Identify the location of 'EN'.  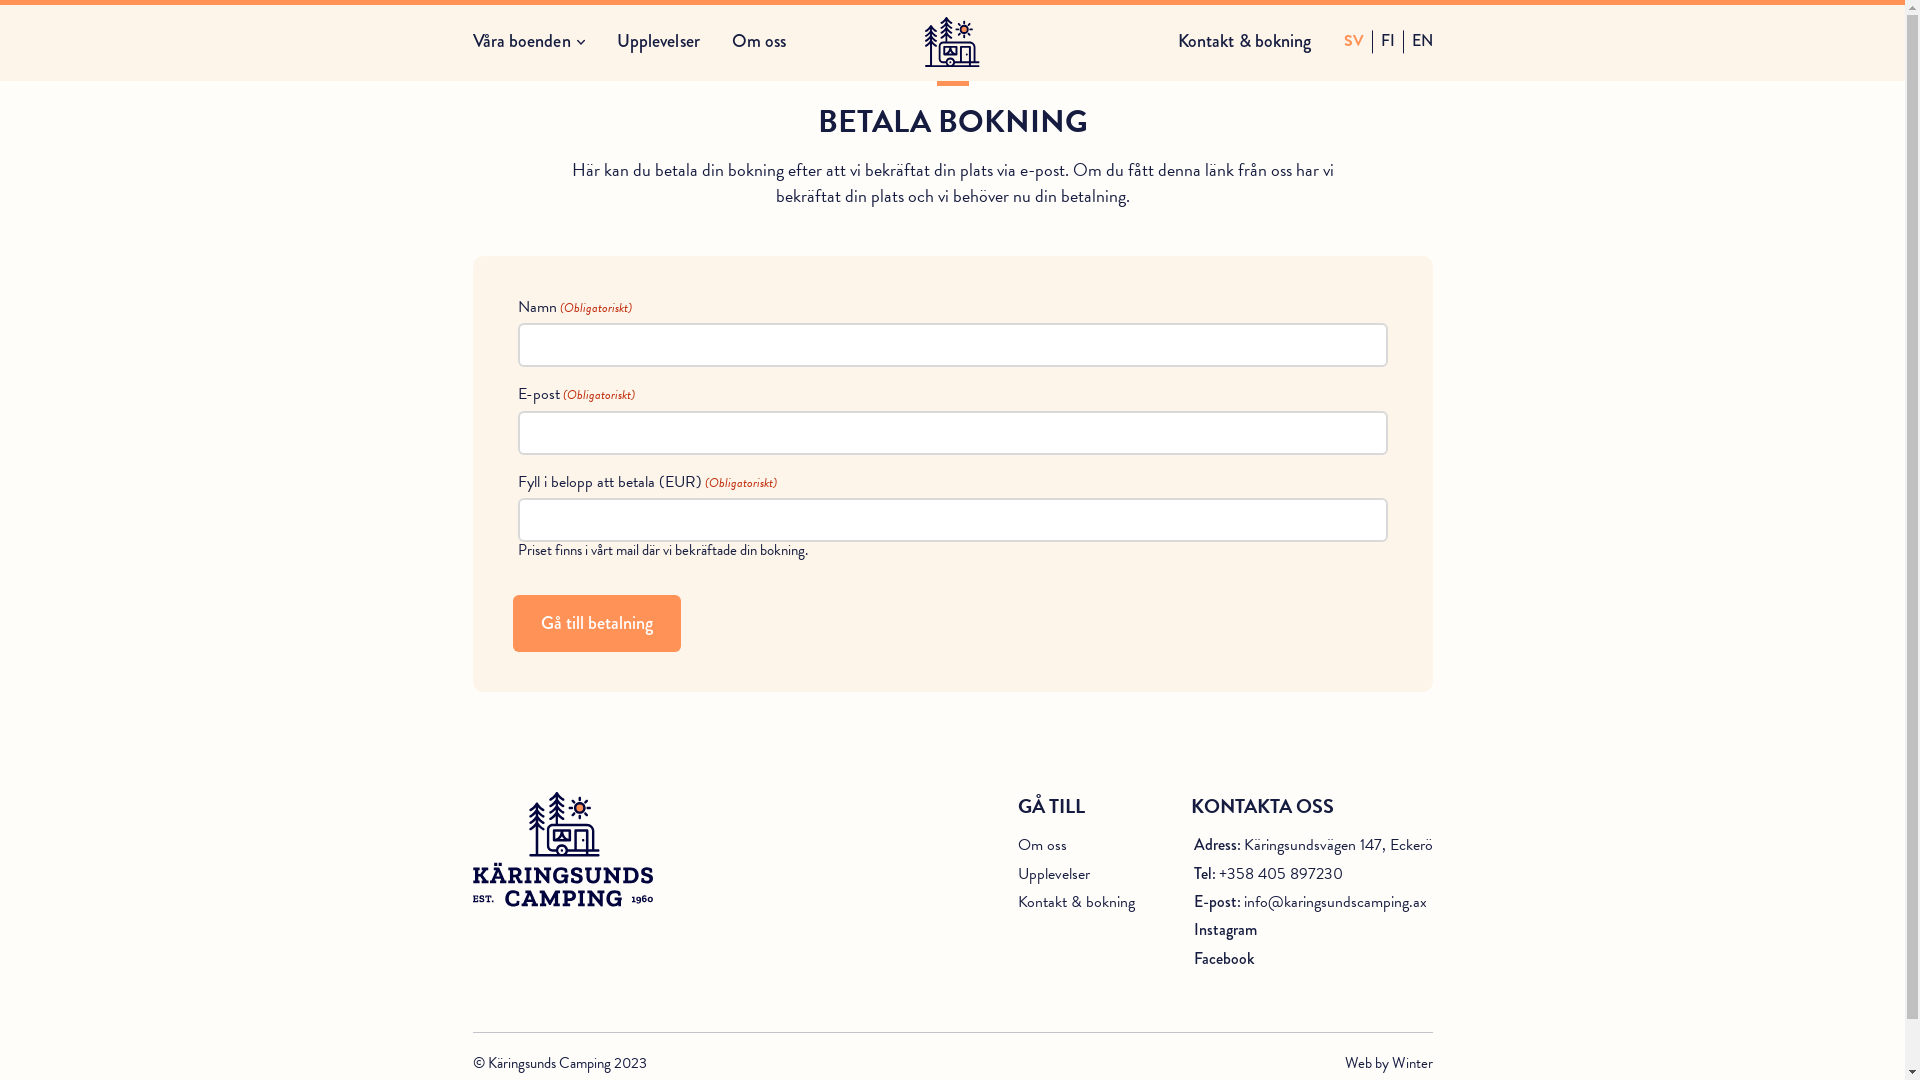
(1421, 41).